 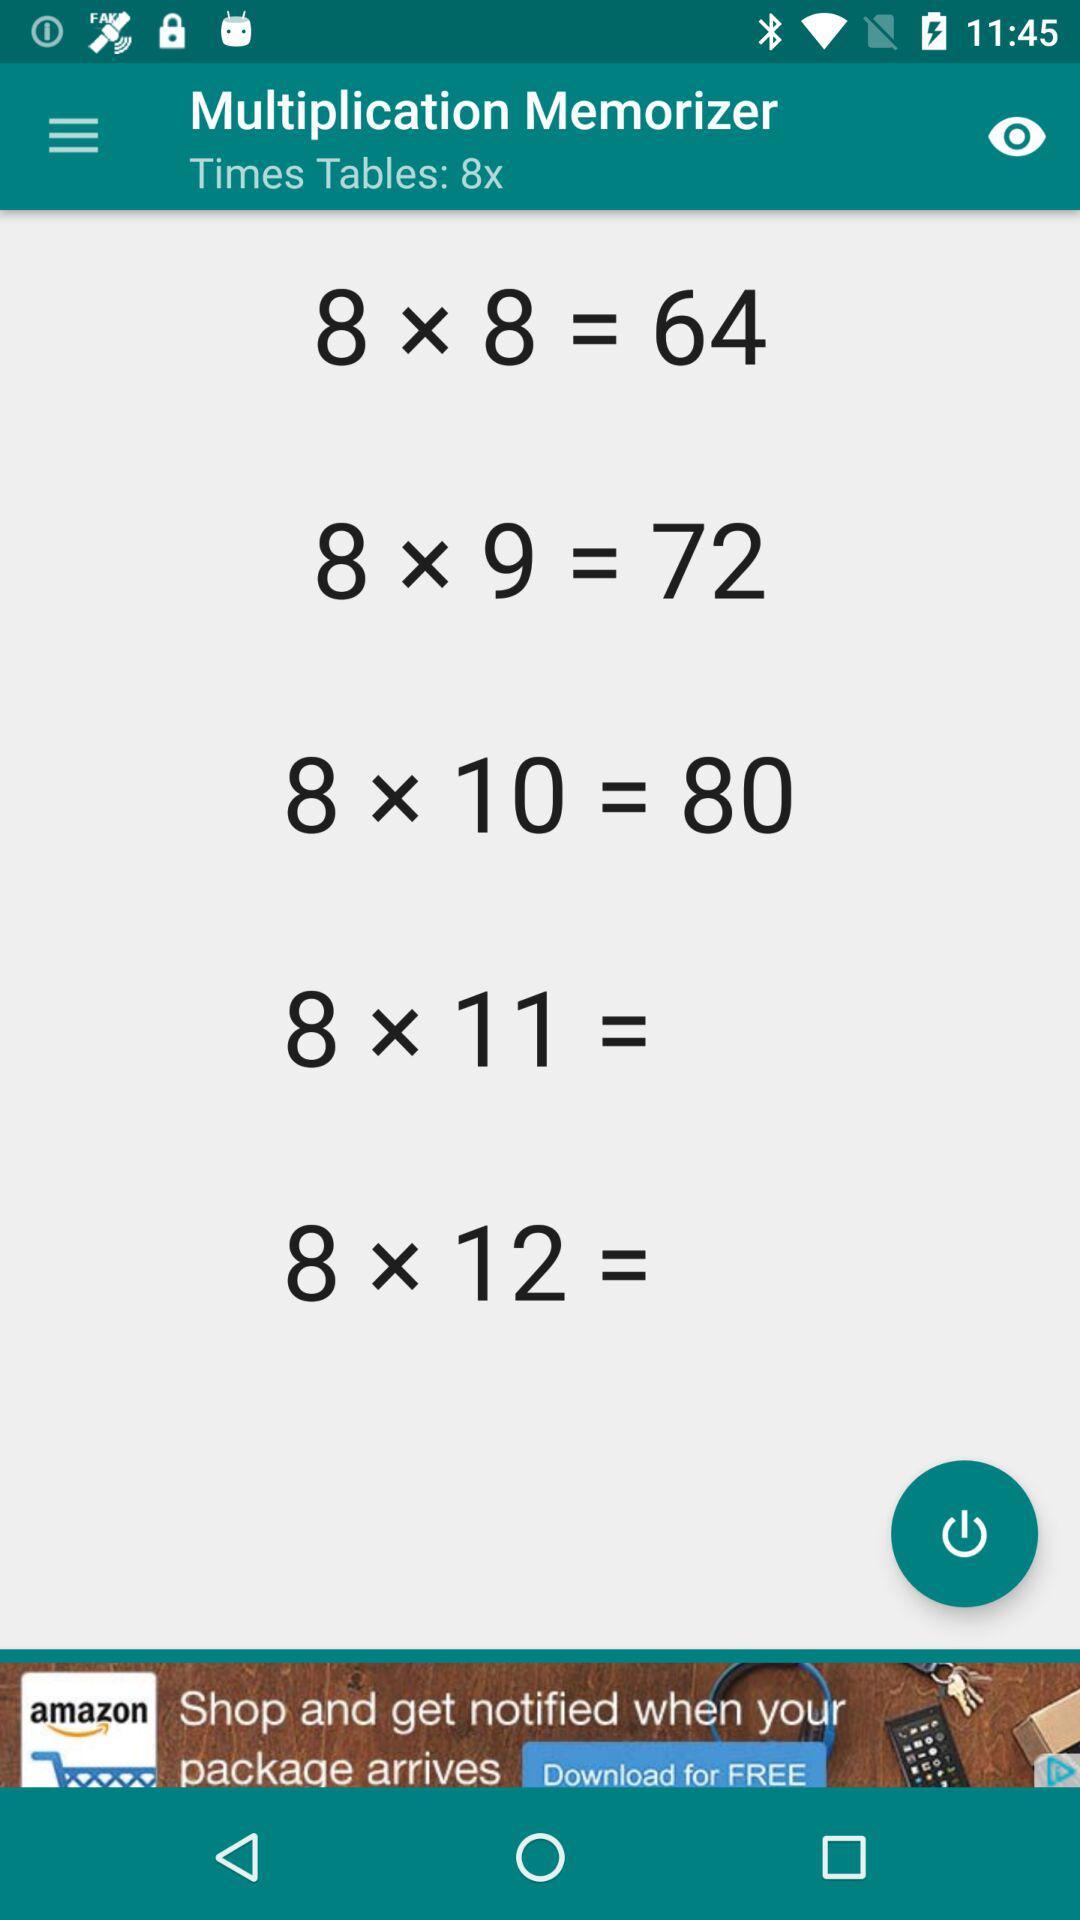 What do you see at coordinates (963, 1532) in the screenshot?
I see `the power icon` at bounding box center [963, 1532].